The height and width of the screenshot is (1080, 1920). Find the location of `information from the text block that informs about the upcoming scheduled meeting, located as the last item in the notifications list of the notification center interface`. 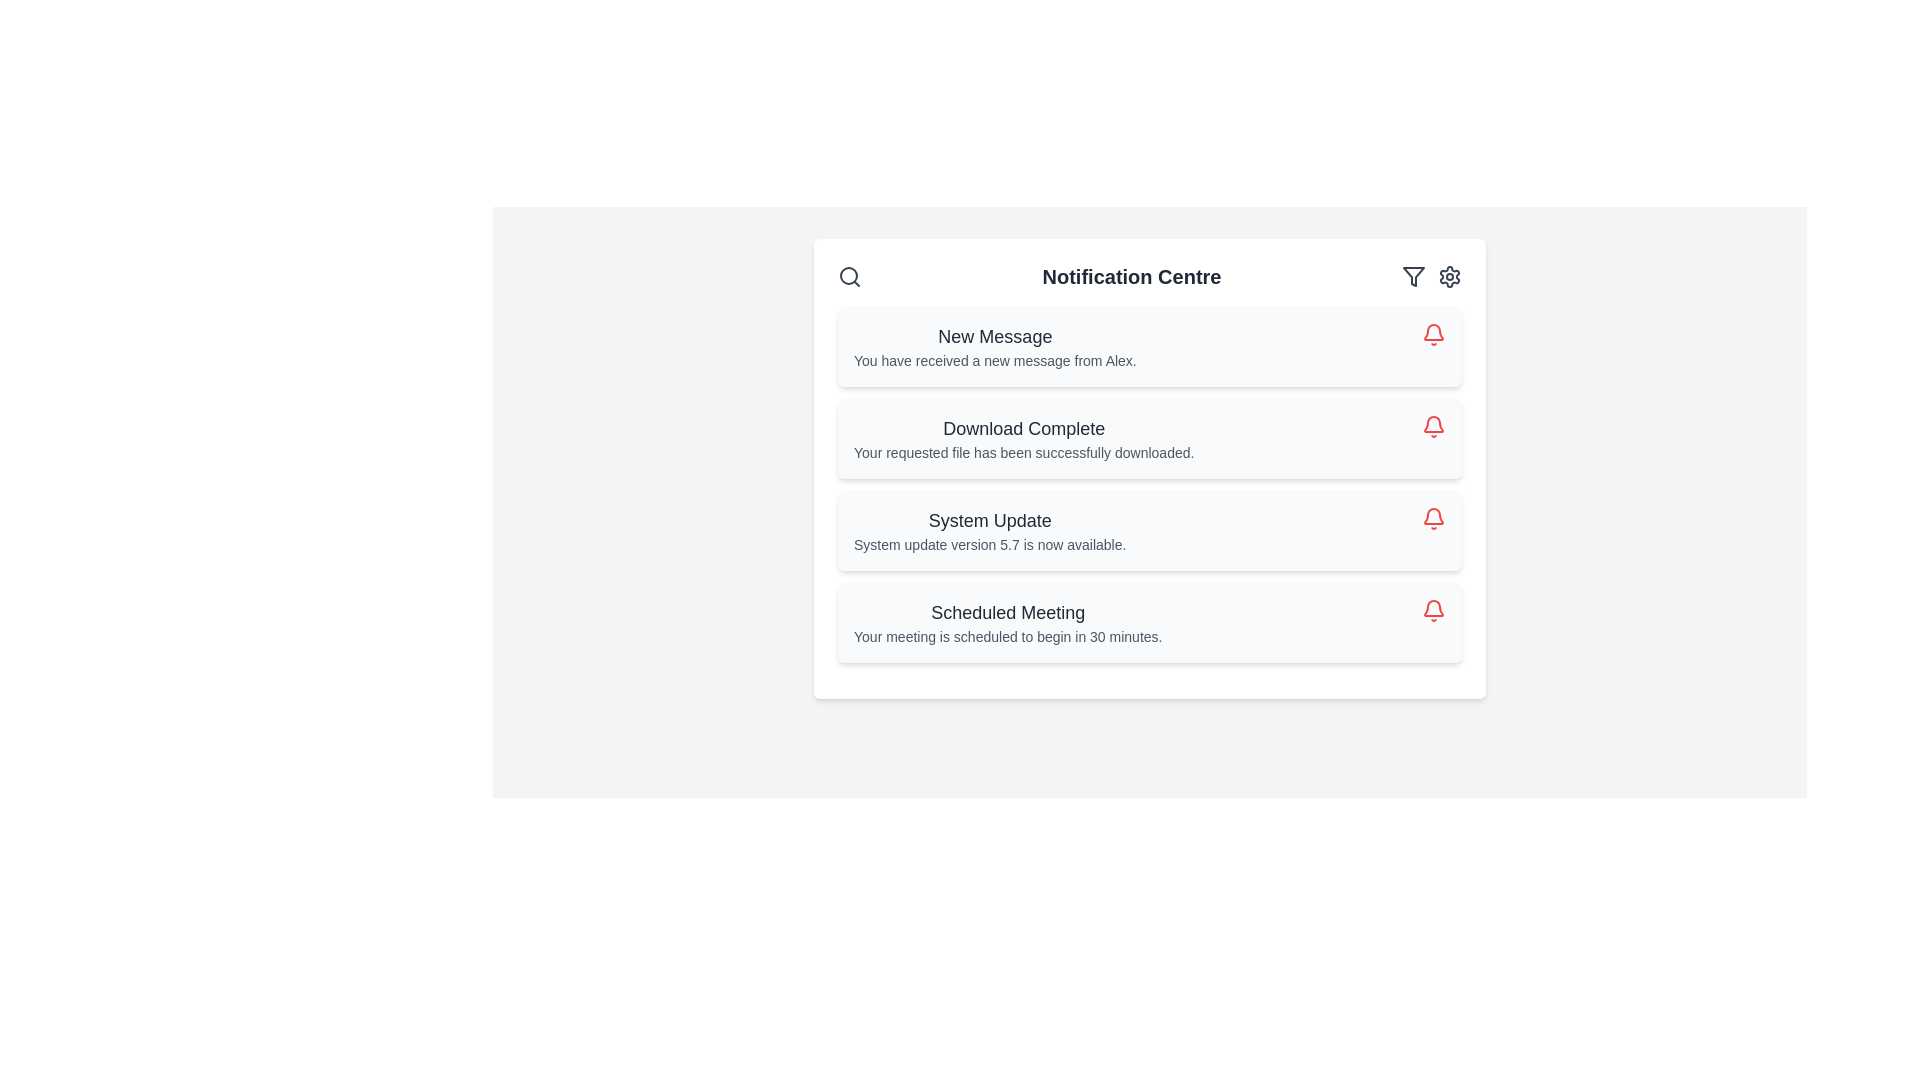

information from the text block that informs about the upcoming scheduled meeting, located as the last item in the notifications list of the notification center interface is located at coordinates (1008, 622).